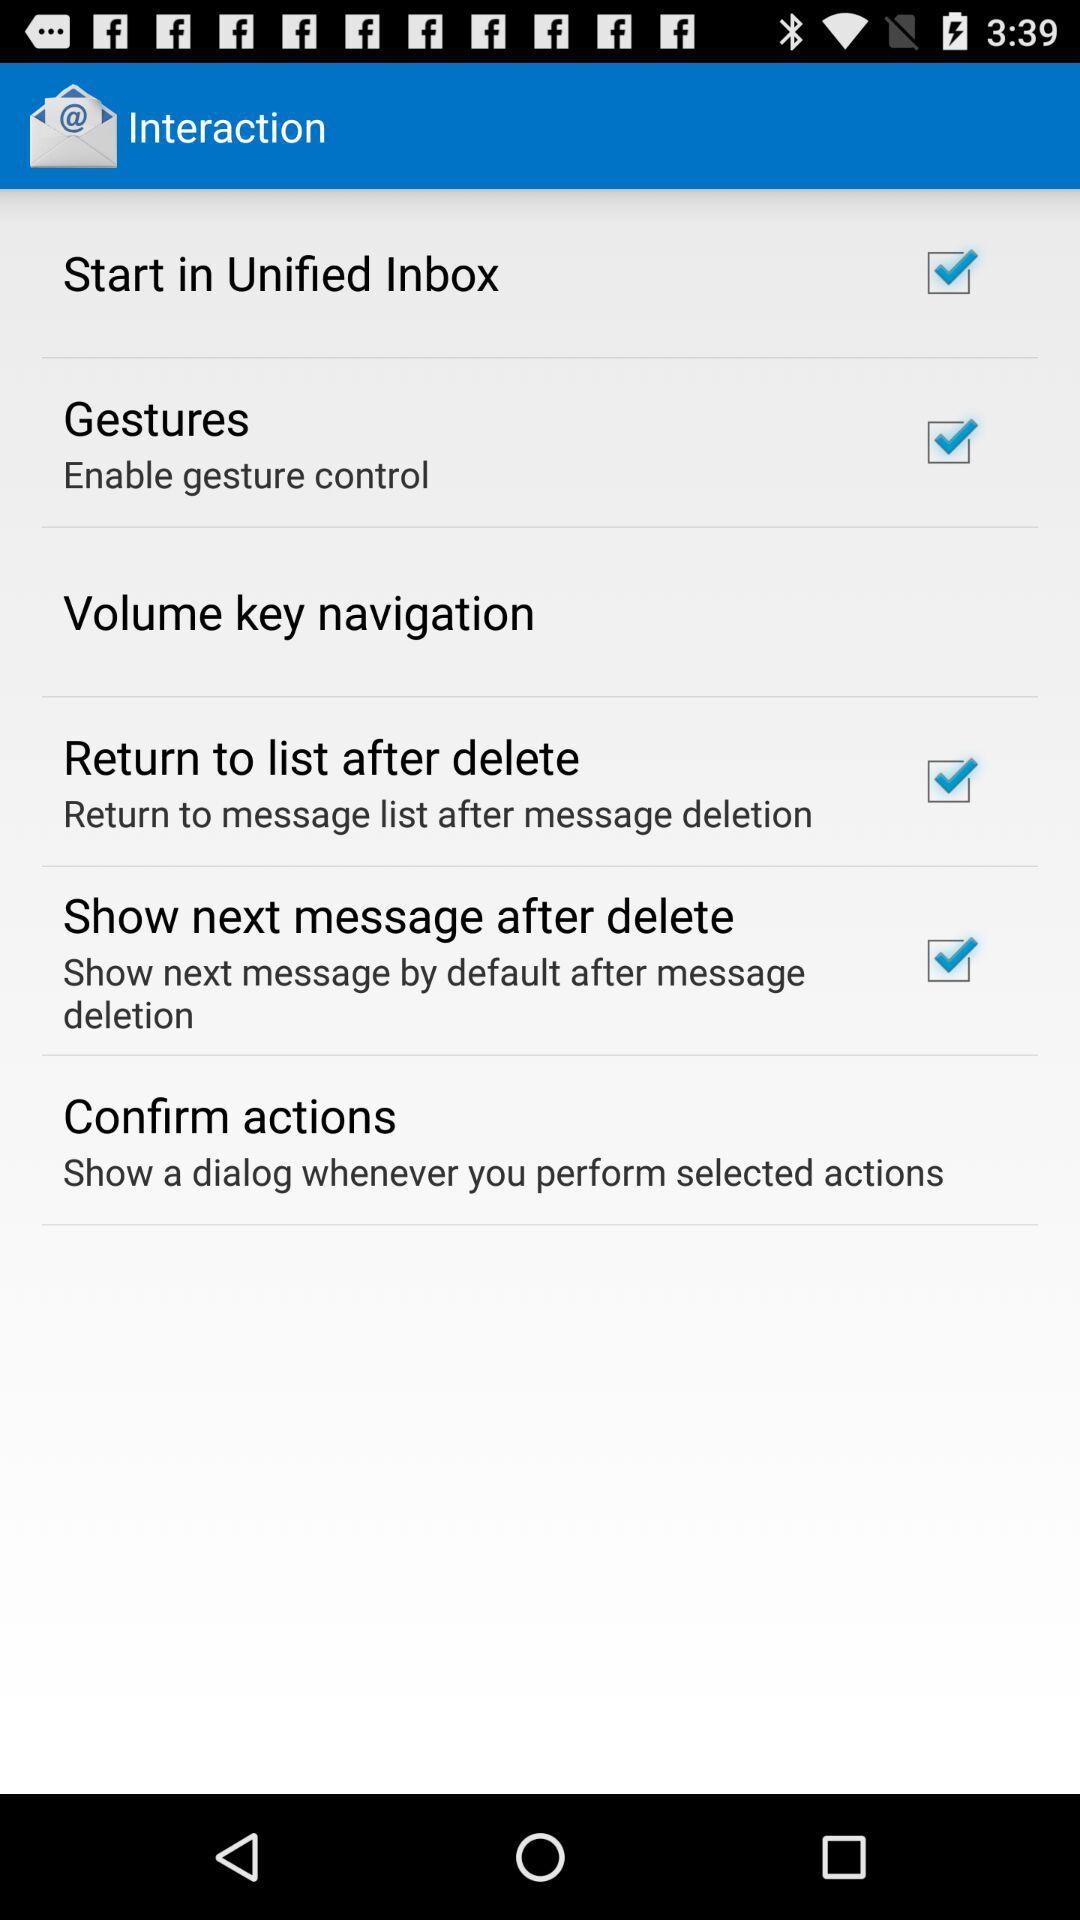  What do you see at coordinates (245, 473) in the screenshot?
I see `enable gesture control icon` at bounding box center [245, 473].